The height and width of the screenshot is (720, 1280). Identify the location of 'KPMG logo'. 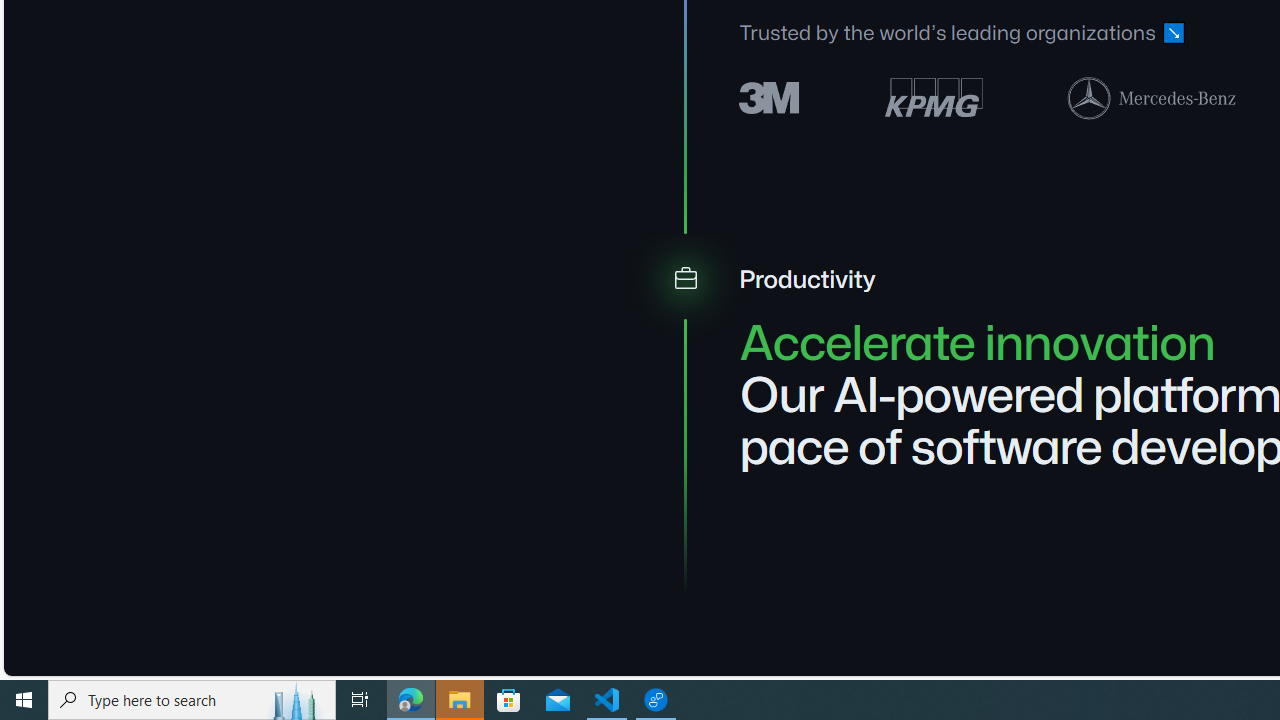
(932, 97).